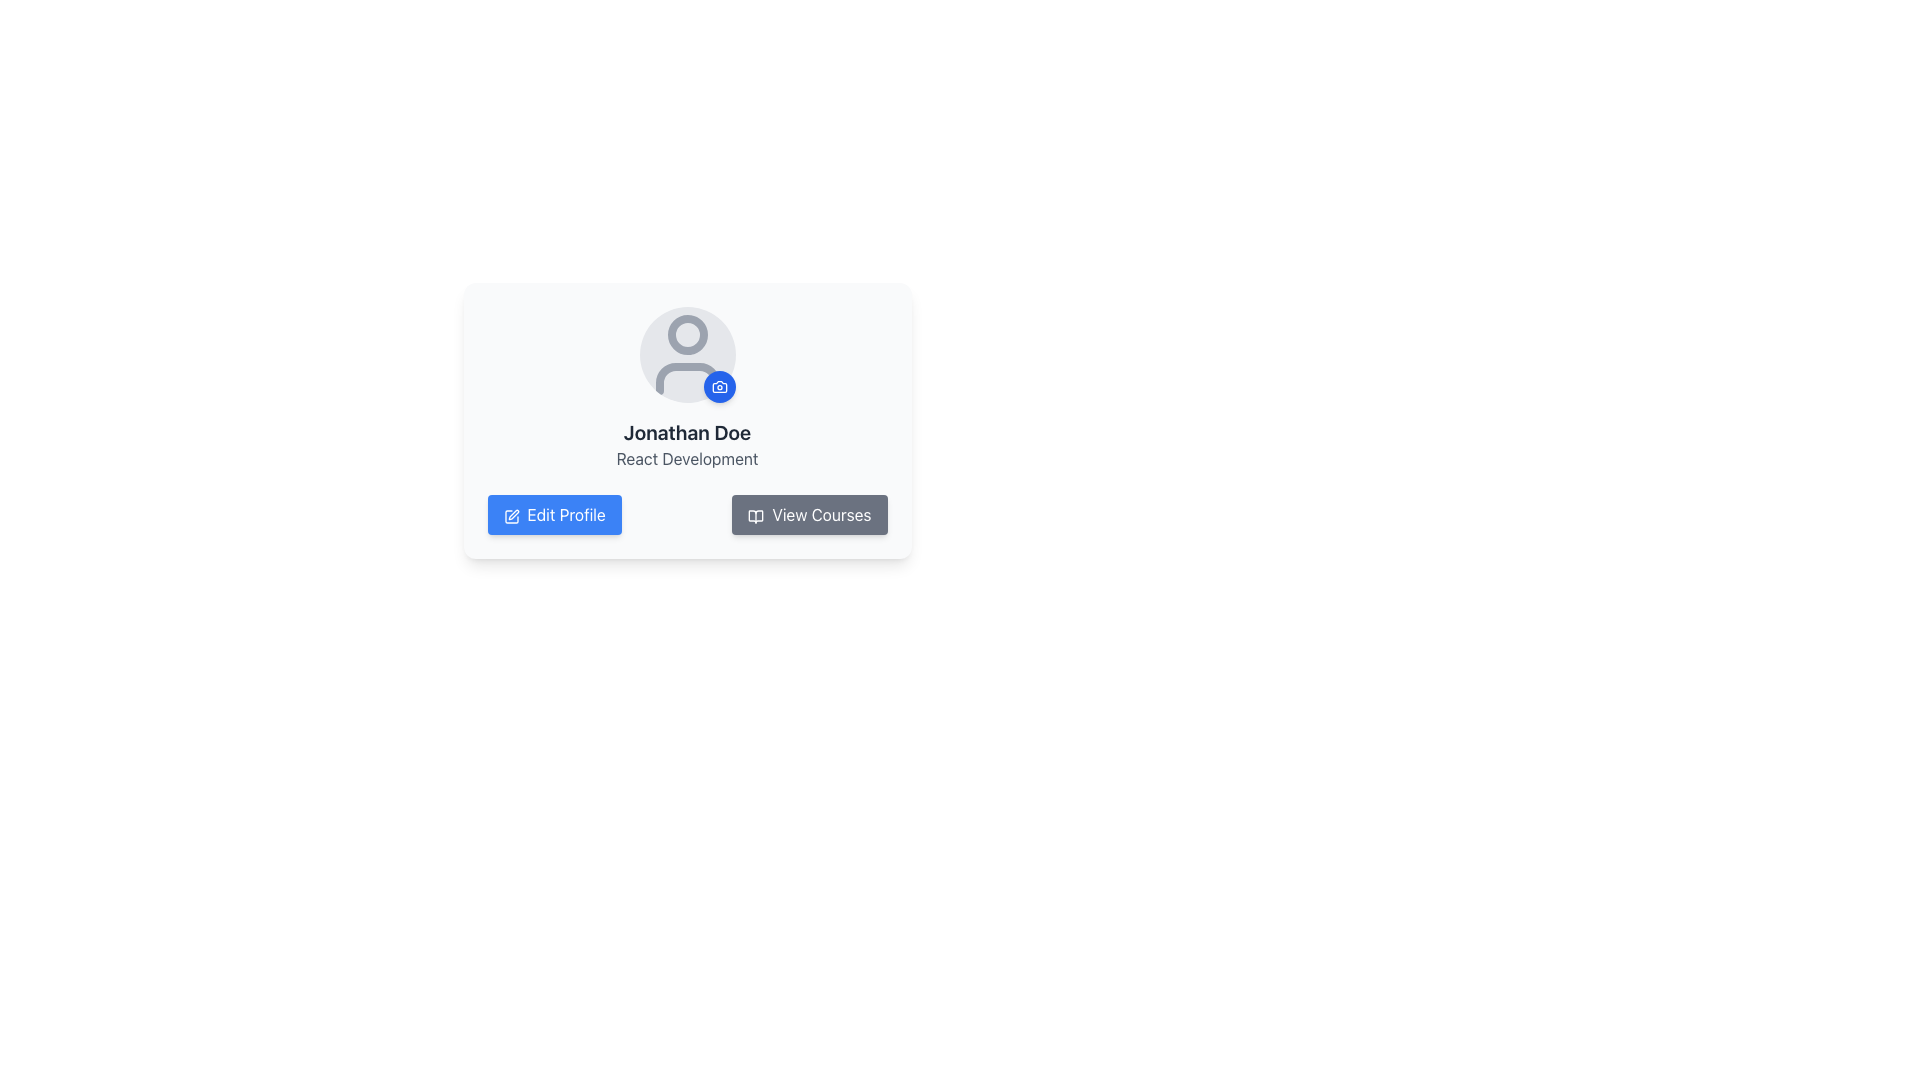 This screenshot has height=1080, width=1920. What do you see at coordinates (687, 353) in the screenshot?
I see `the Profile Picture Placeholder` at bounding box center [687, 353].